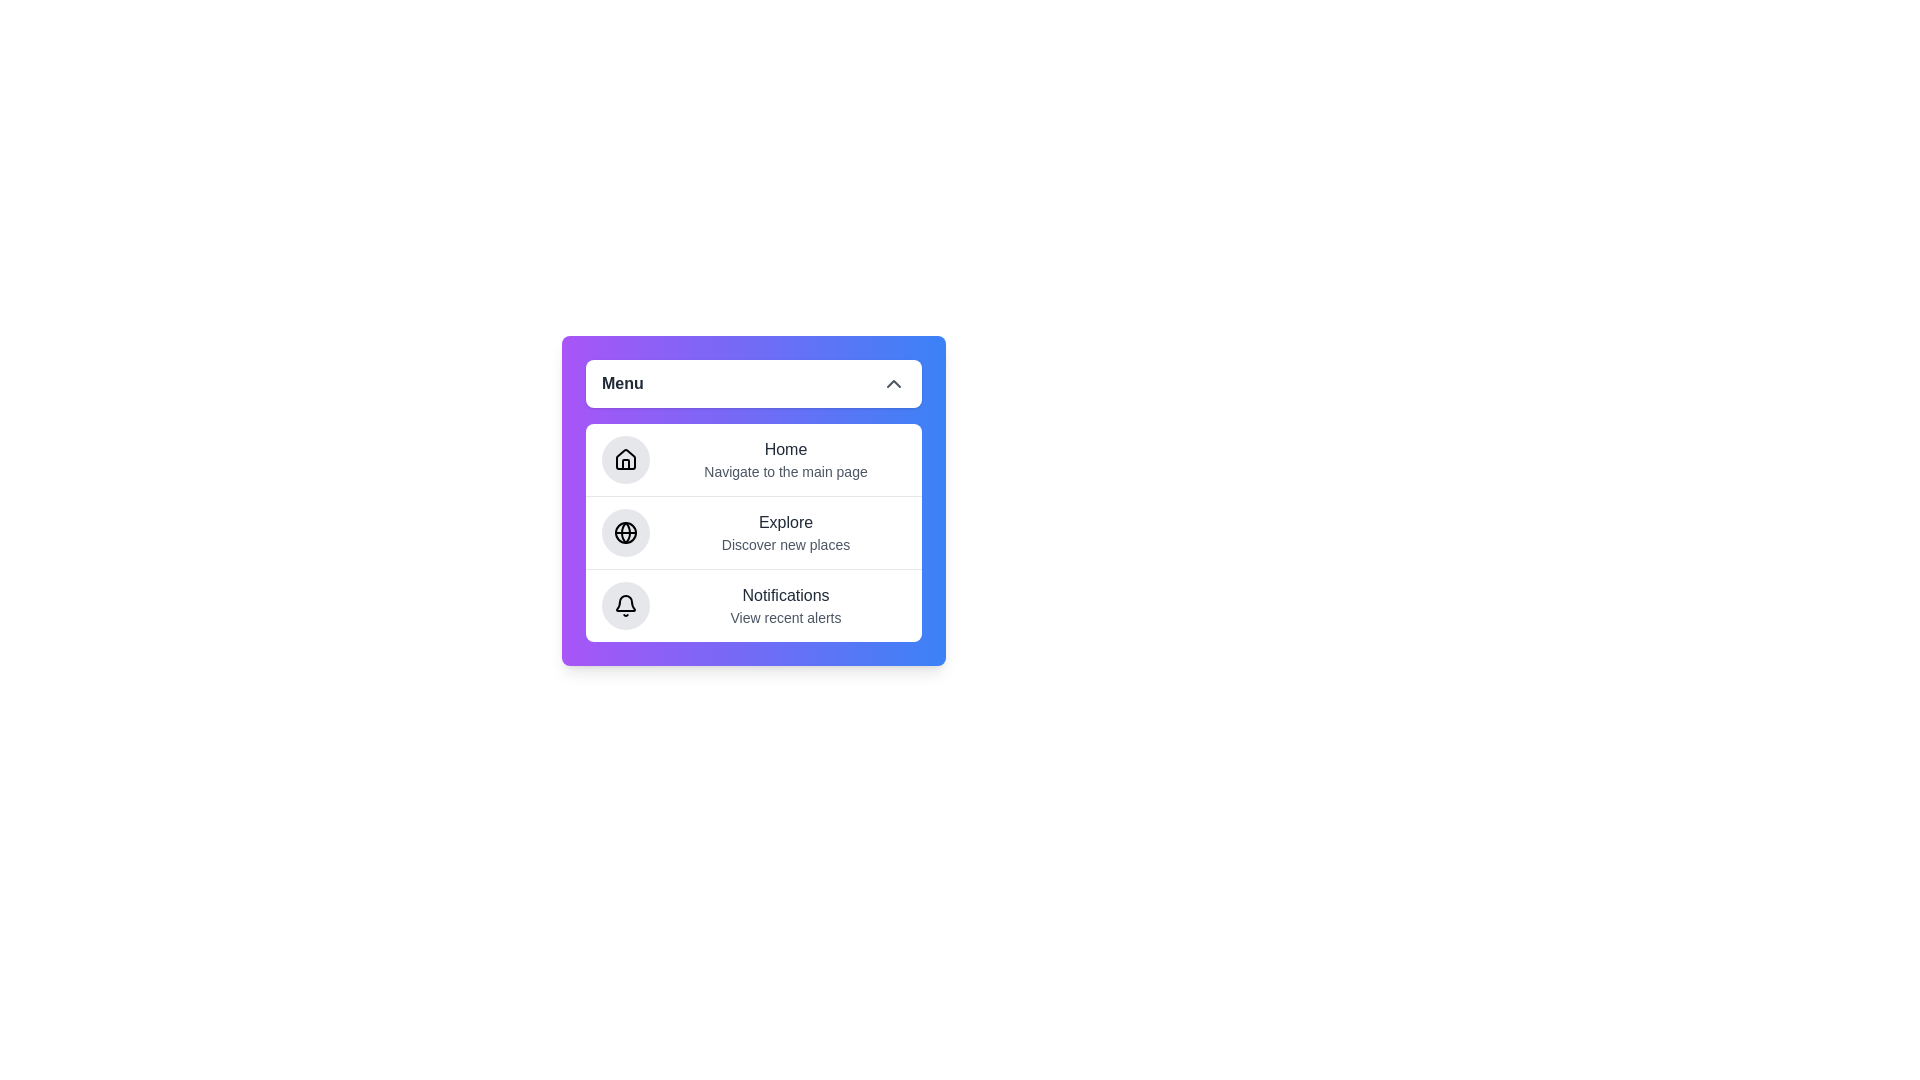 This screenshot has width=1920, height=1080. I want to click on the menu option Explore to see the background change, so click(752, 531).